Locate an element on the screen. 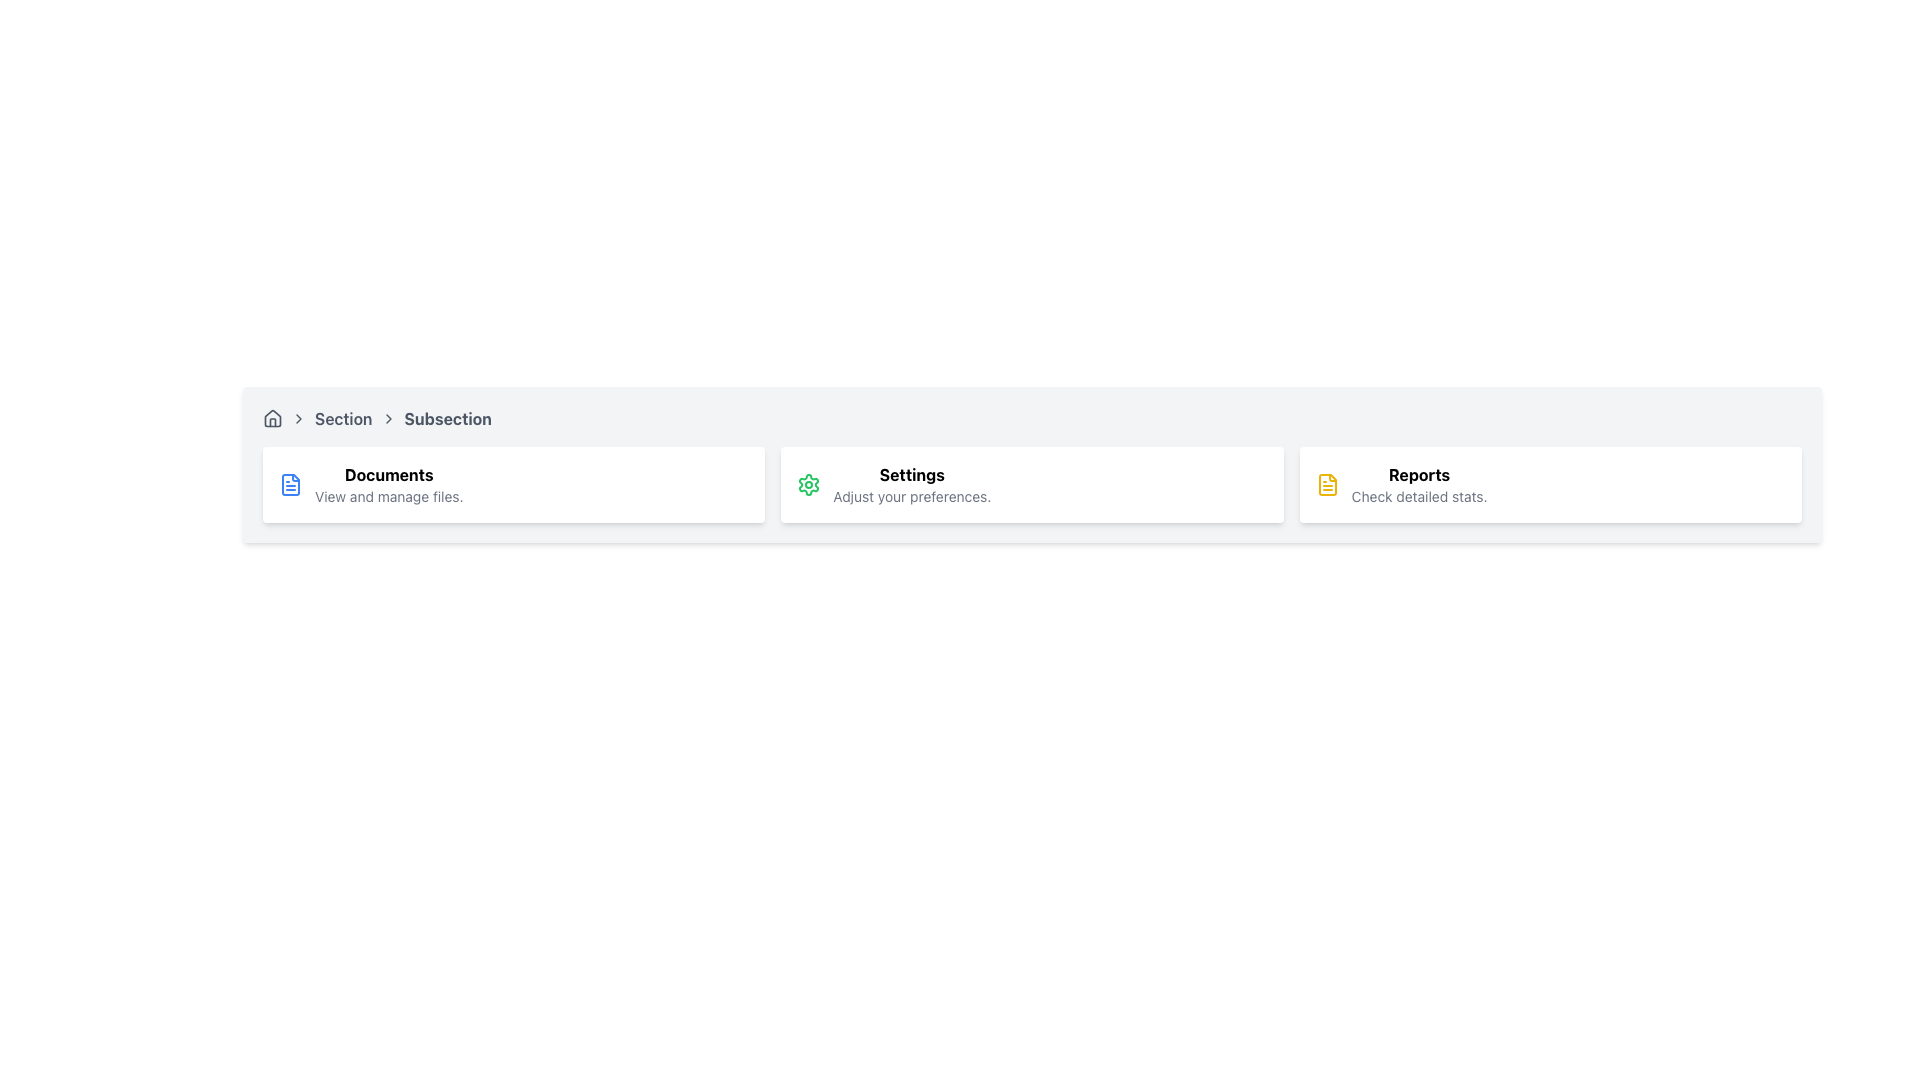 The width and height of the screenshot is (1920, 1080). the 'Documents' shortcut card button, which is the first card in a horizontal grid layout of three cards, located at the top-left corner adjacent to 'Settings' and 'Reports' is located at coordinates (514, 485).